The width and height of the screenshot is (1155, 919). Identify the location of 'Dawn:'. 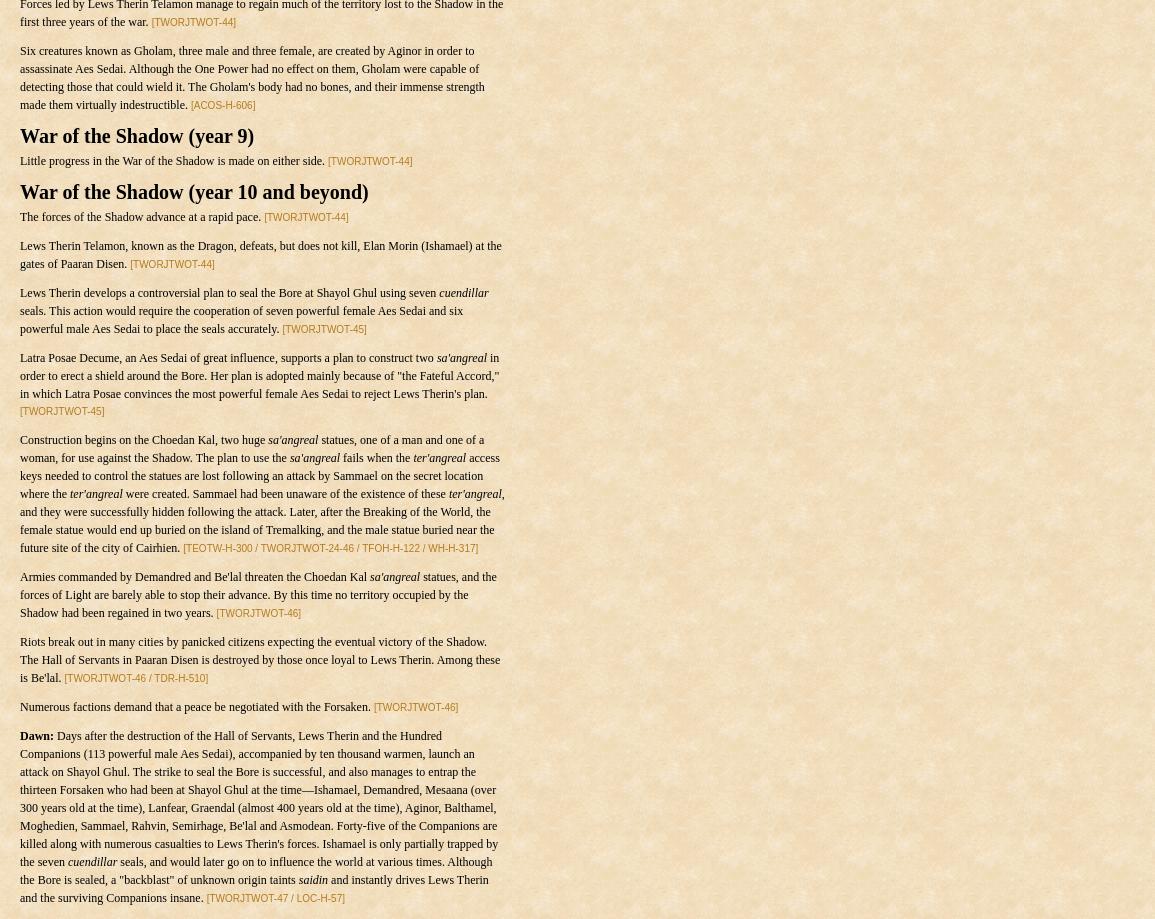
(35, 736).